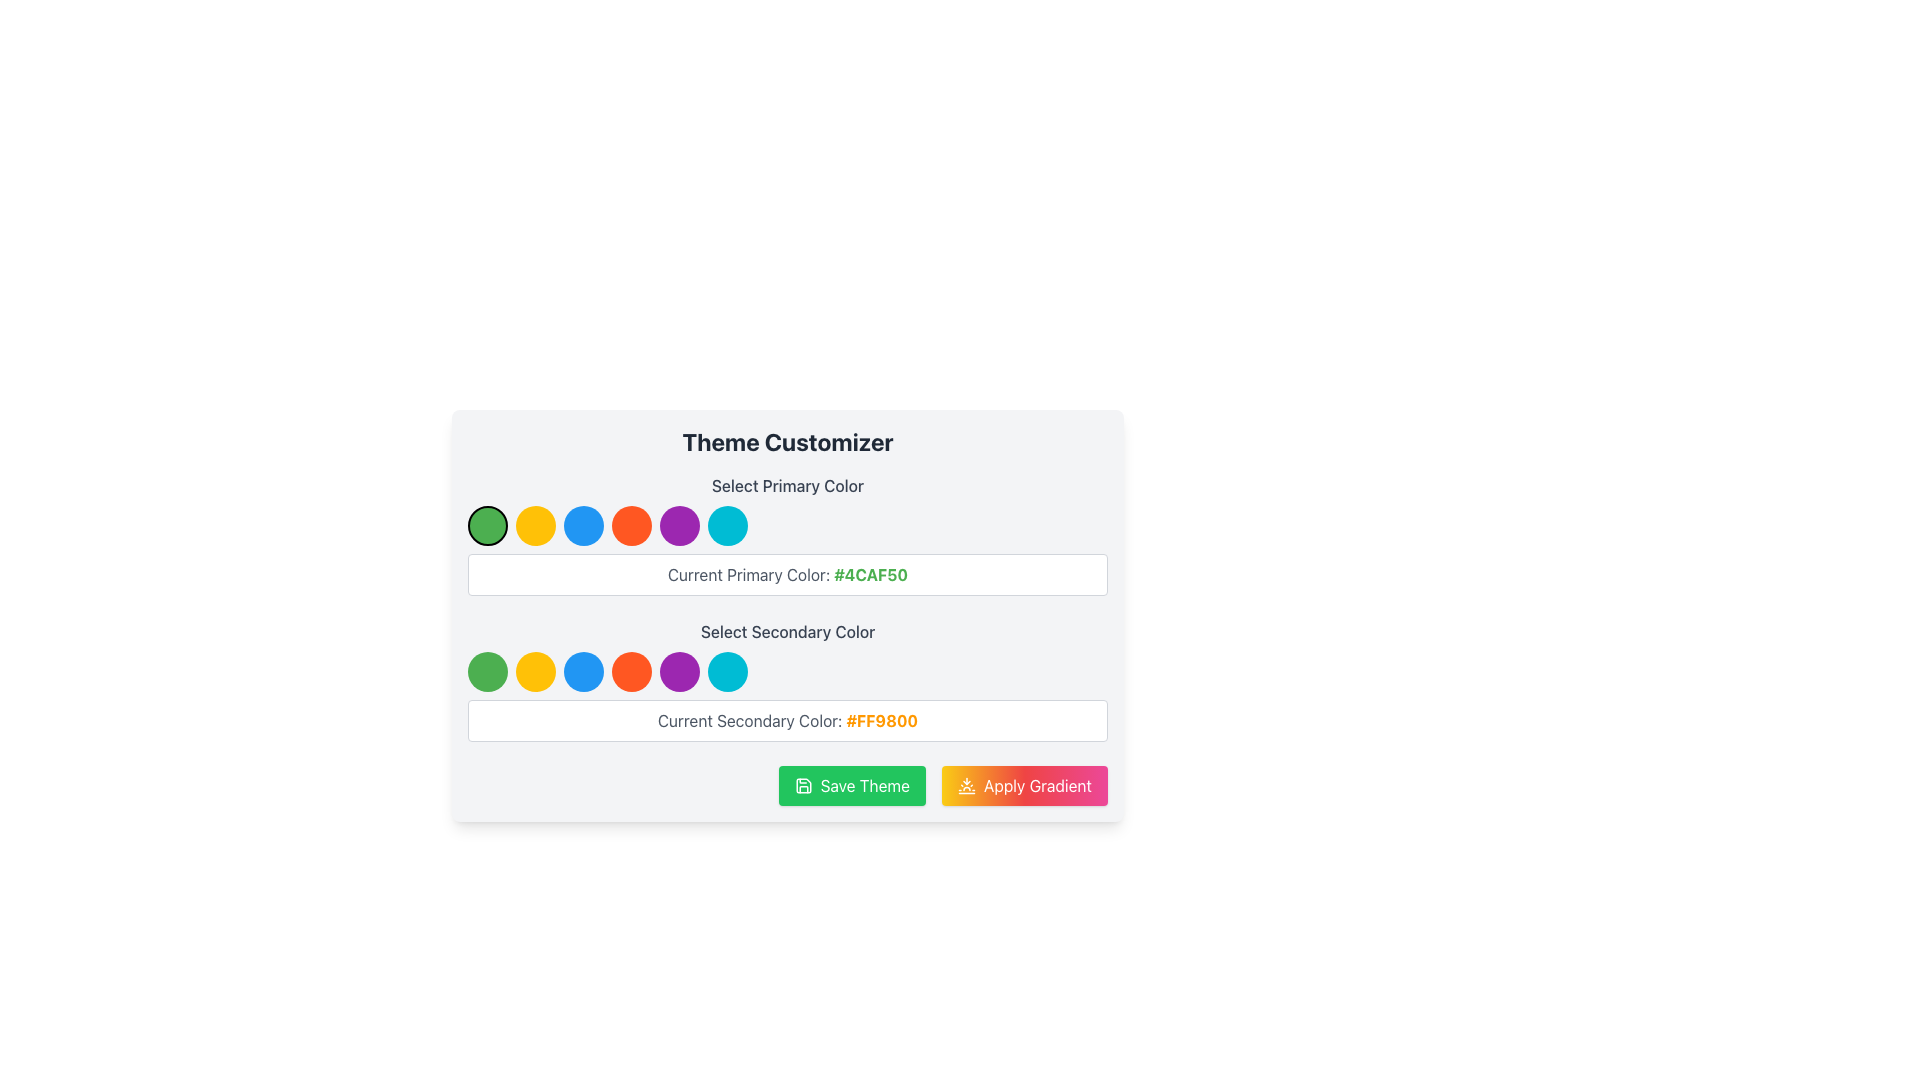 The image size is (1920, 1080). What do you see at coordinates (786, 534) in the screenshot?
I see `the circular color button in the color selection interface located in the 'Theme Customizer' section` at bounding box center [786, 534].